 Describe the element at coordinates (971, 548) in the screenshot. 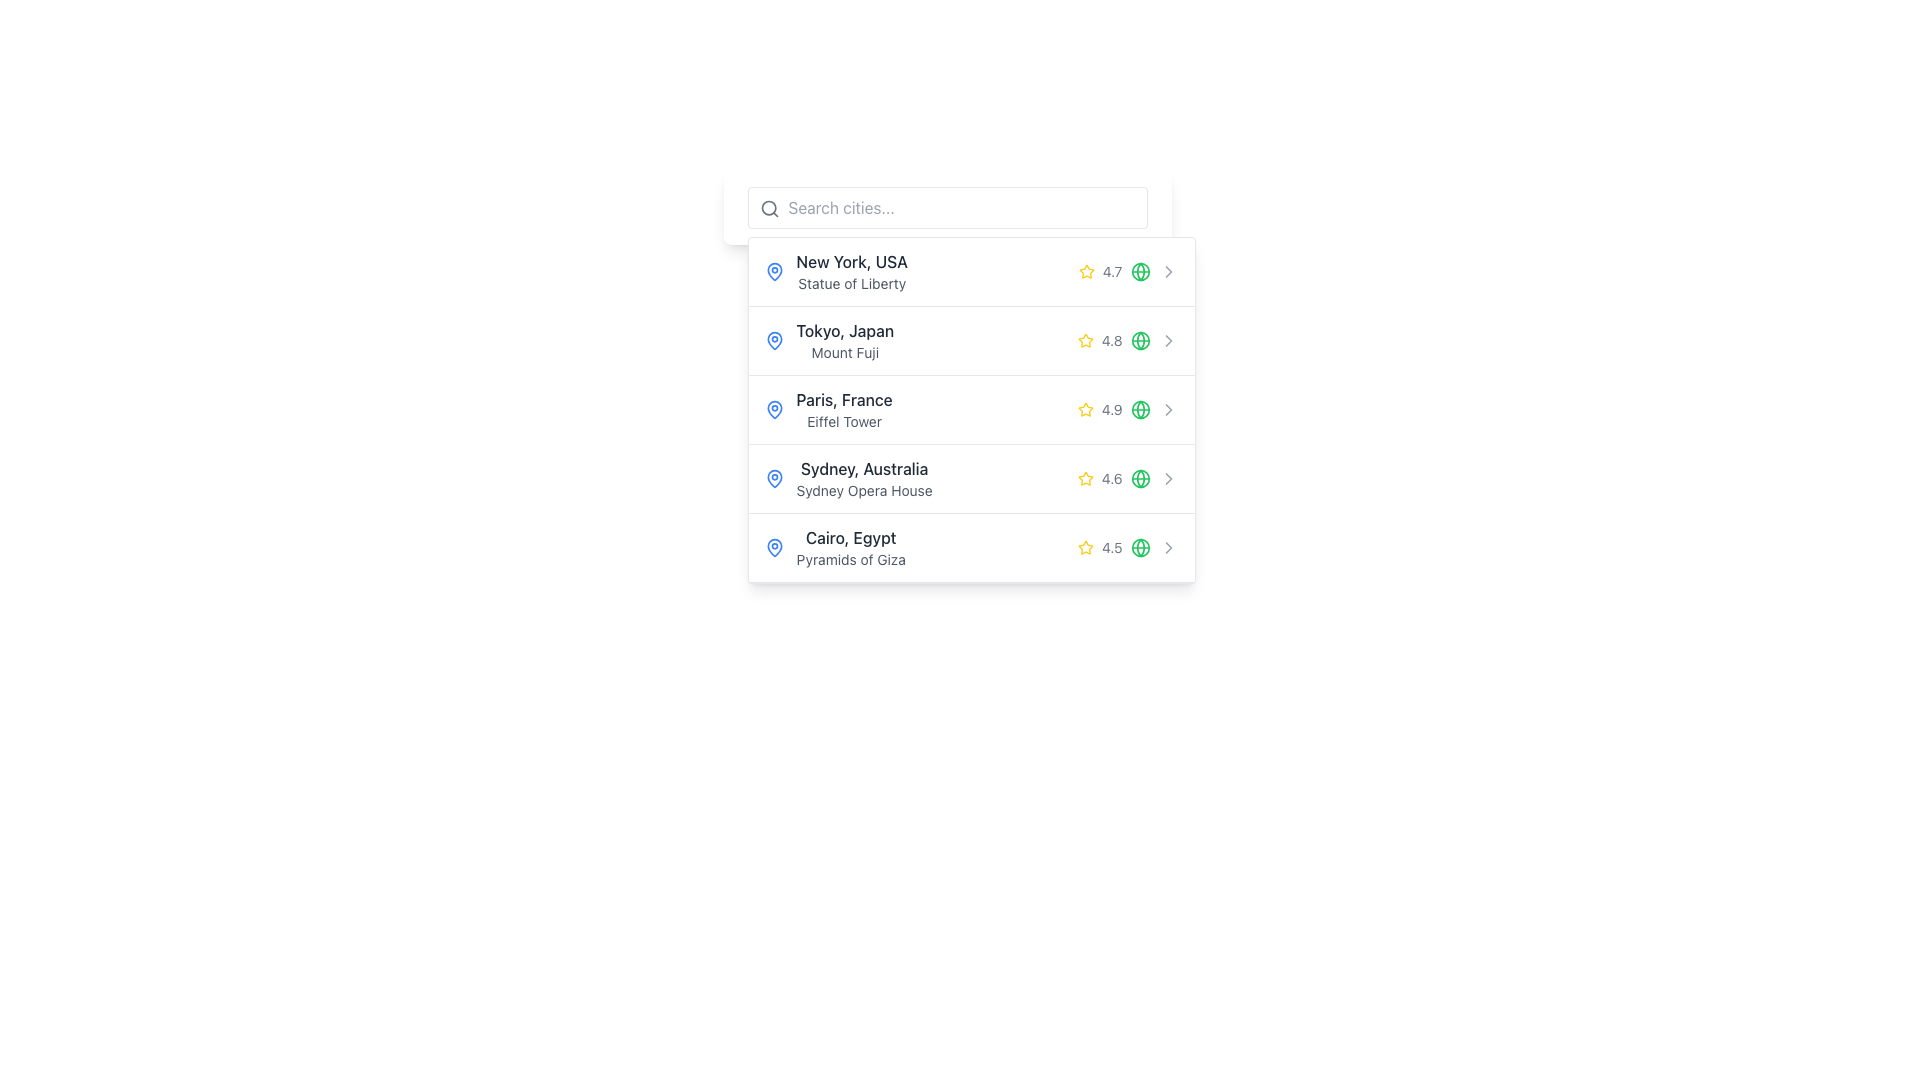

I see `the list item representing 'Cairo, Egypt' with the attraction 'Pyramids of Giza', which is the fifth item in a vertical list of destinations` at that location.